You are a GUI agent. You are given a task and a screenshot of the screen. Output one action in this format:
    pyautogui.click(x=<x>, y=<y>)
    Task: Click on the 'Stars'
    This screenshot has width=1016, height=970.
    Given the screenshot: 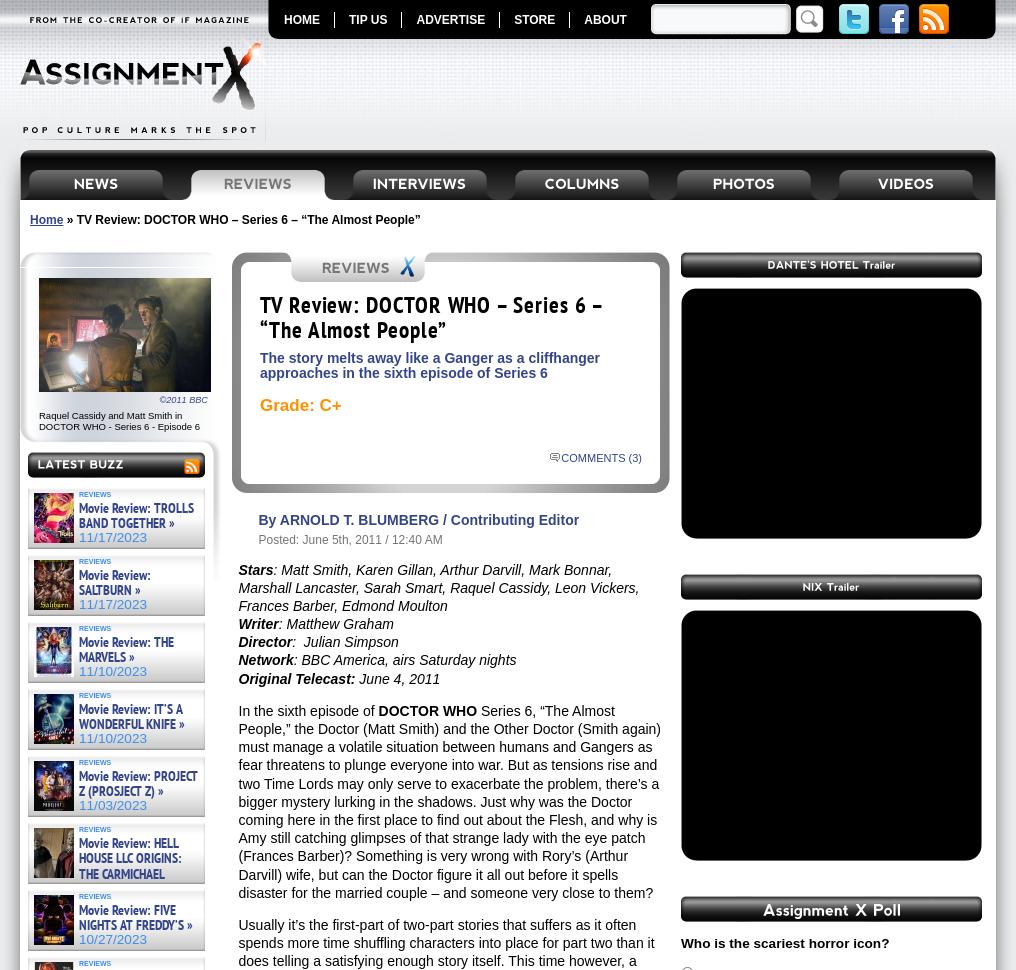 What is the action you would take?
    pyautogui.click(x=254, y=568)
    